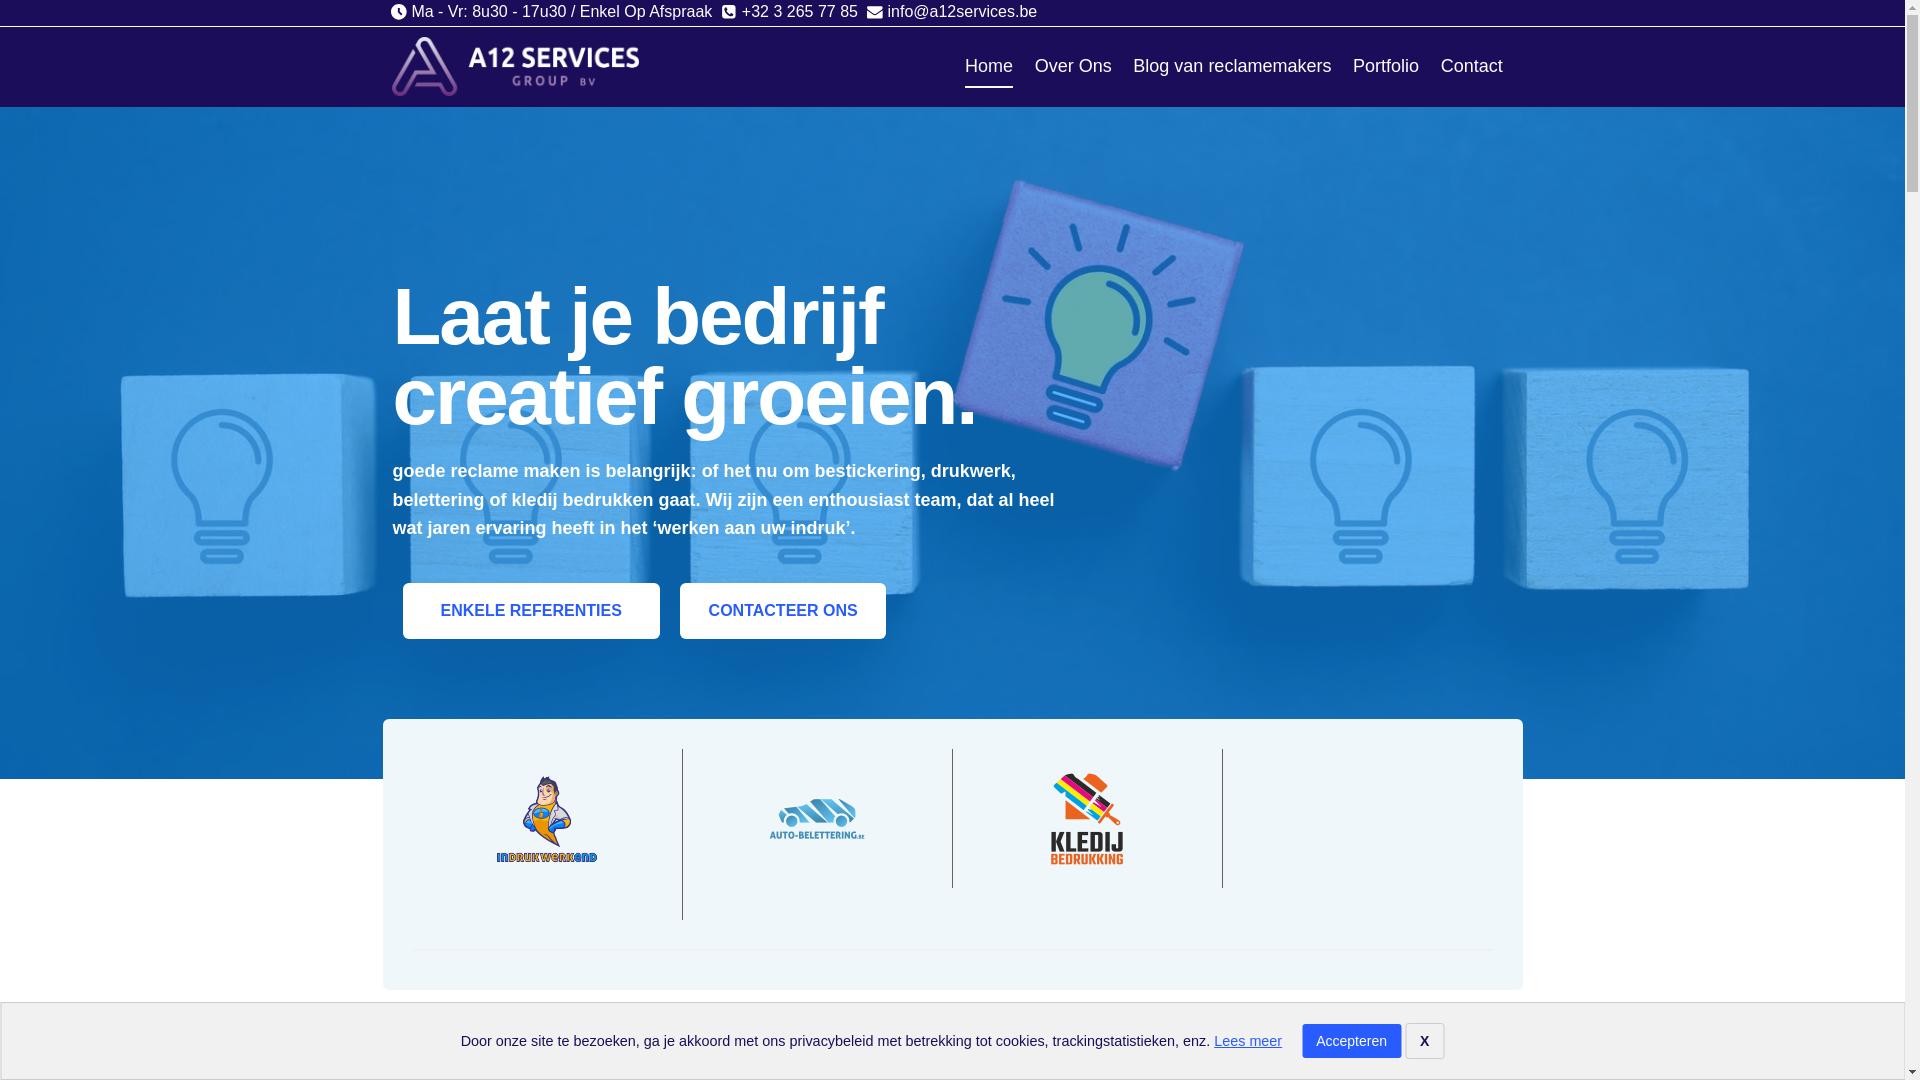  Describe the element at coordinates (1472, 65) in the screenshot. I see `'Contact'` at that location.